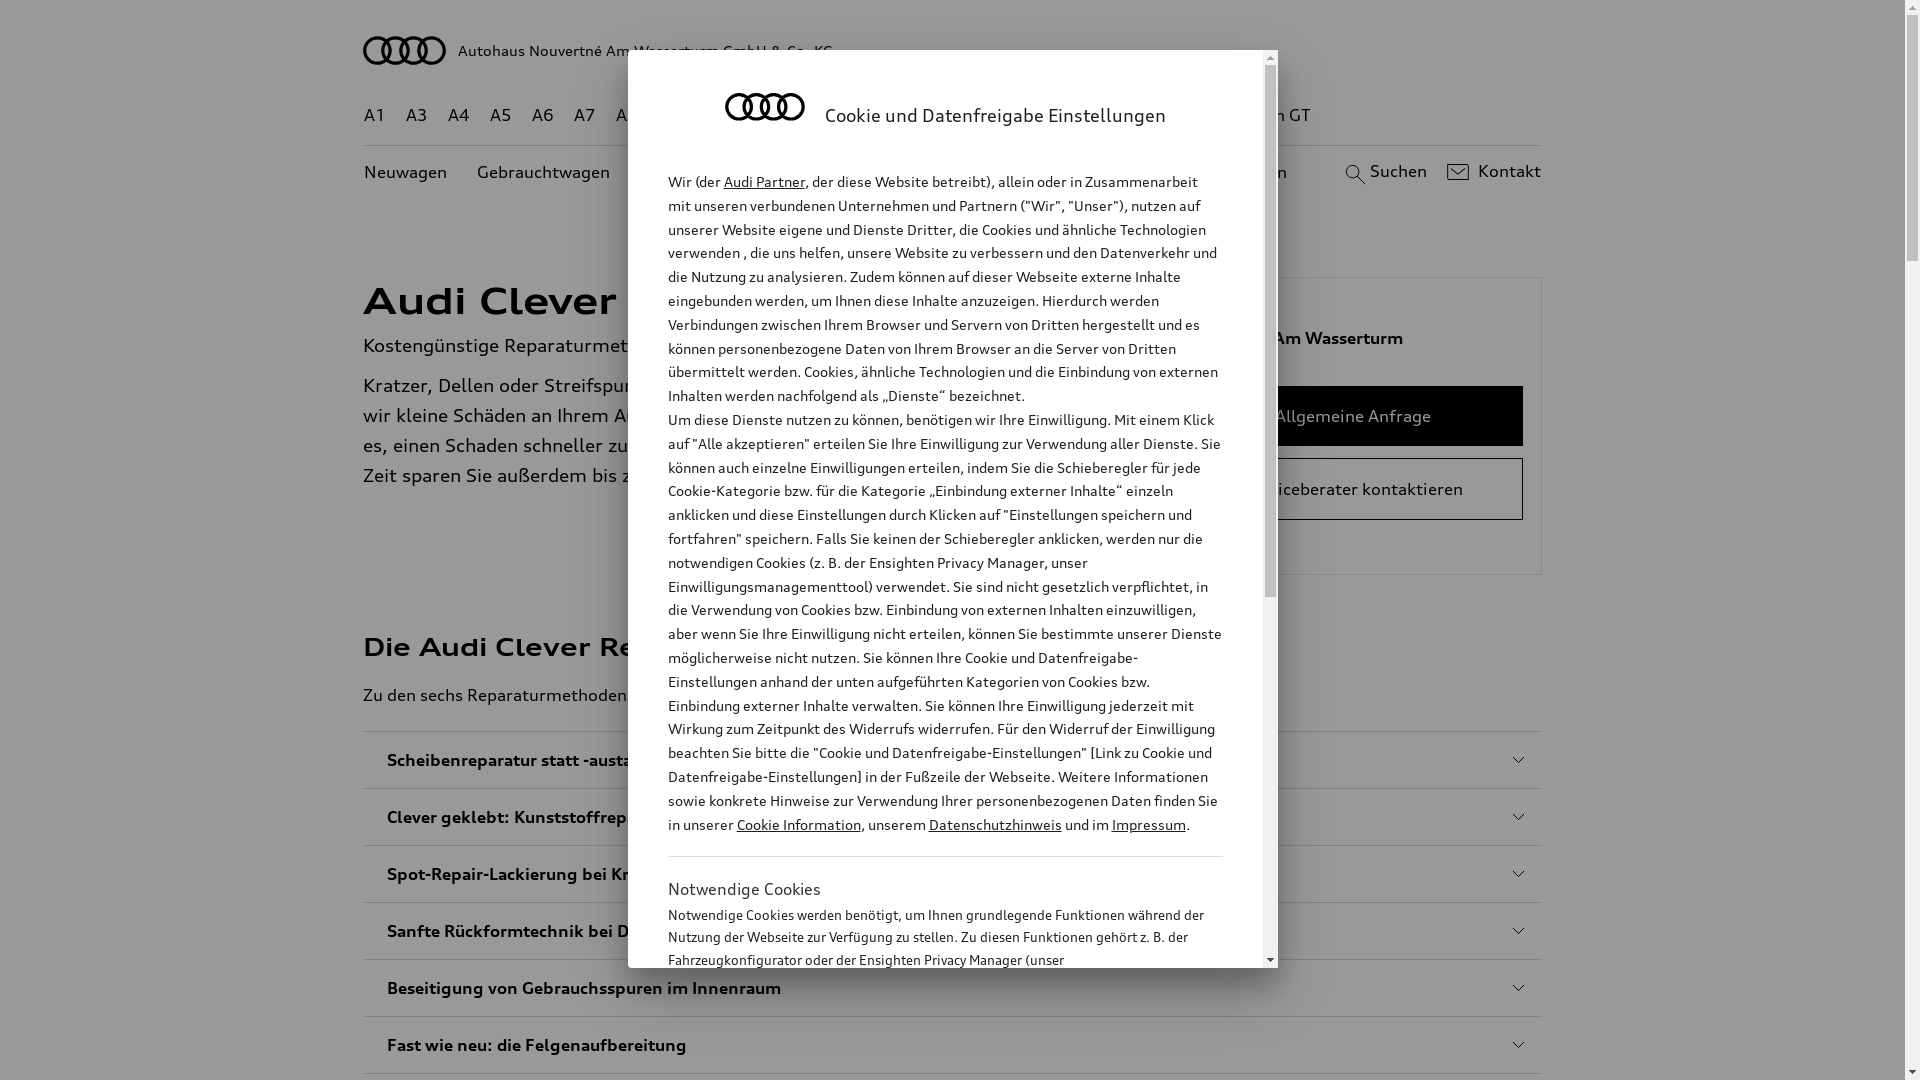  What do you see at coordinates (1491, 171) in the screenshot?
I see `'Kontakt'` at bounding box center [1491, 171].